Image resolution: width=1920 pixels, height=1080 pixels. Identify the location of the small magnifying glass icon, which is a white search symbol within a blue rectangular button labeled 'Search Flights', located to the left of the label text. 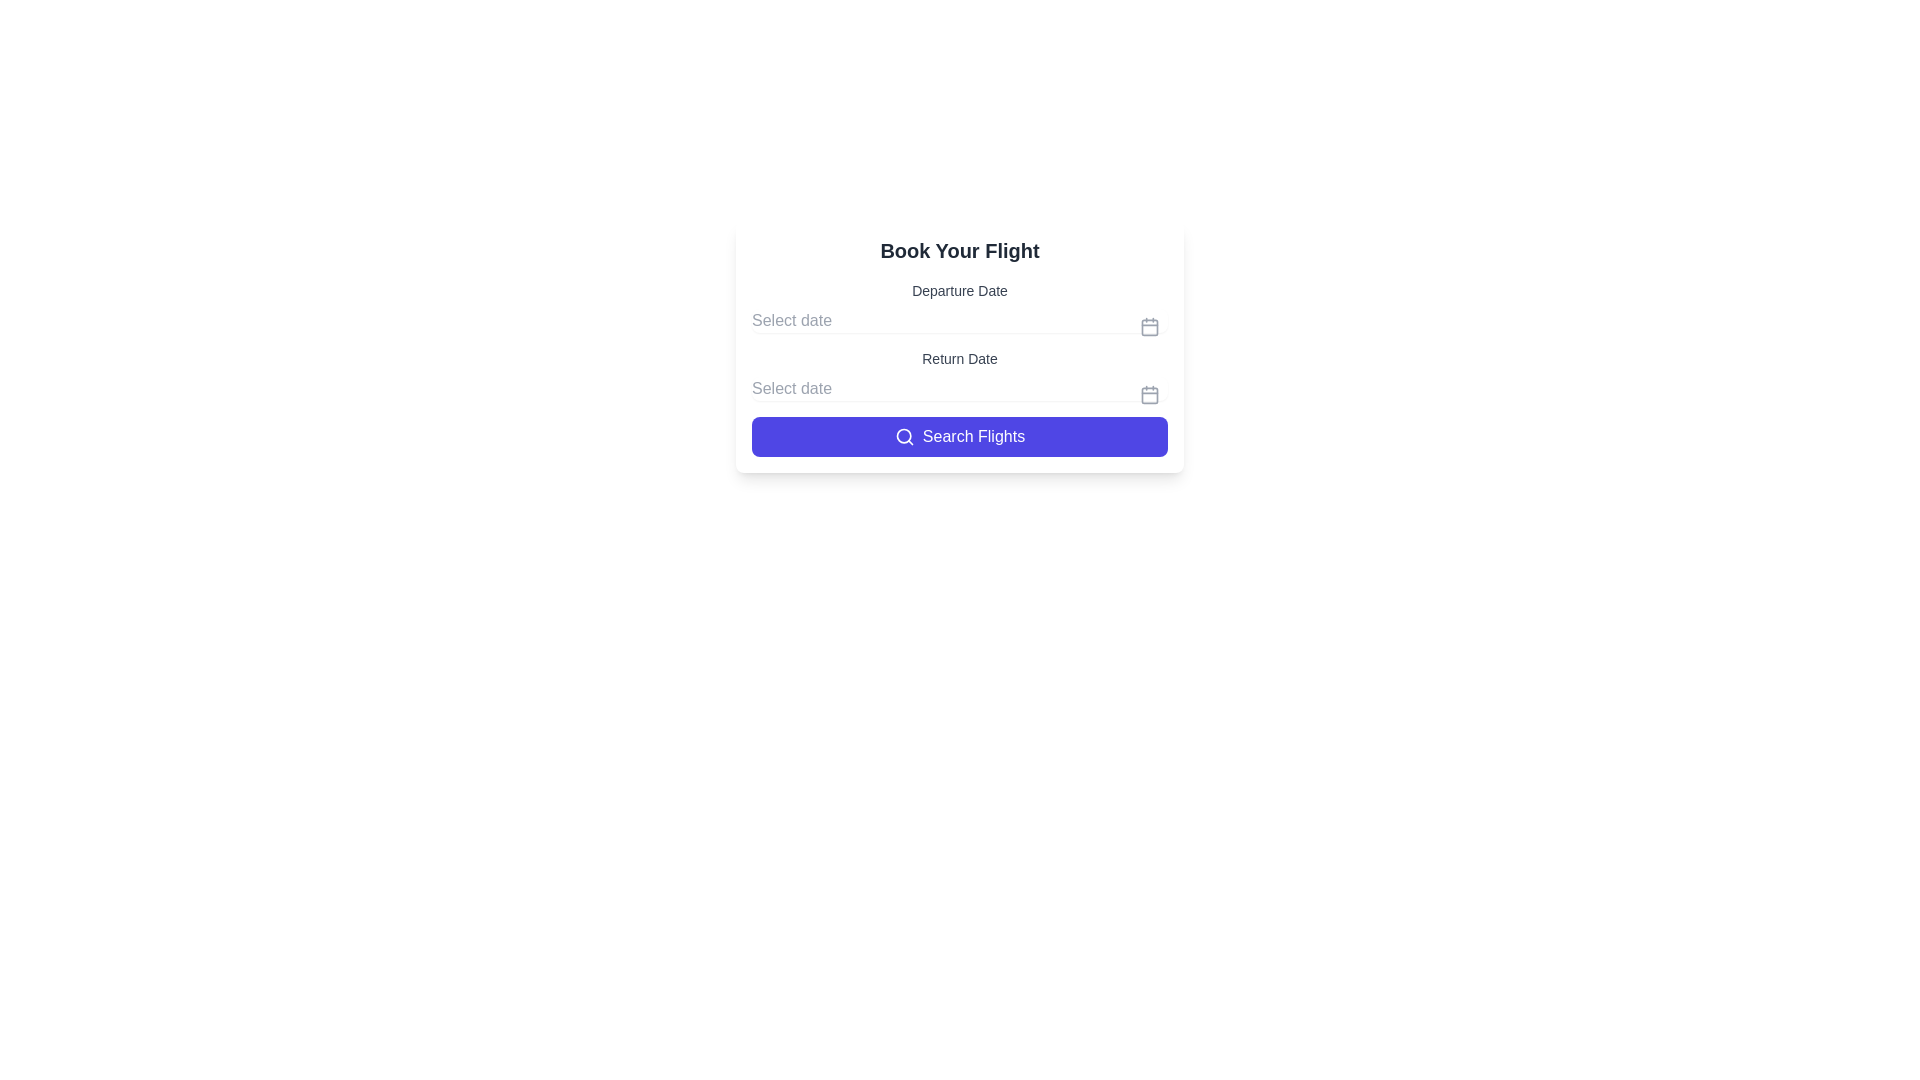
(903, 435).